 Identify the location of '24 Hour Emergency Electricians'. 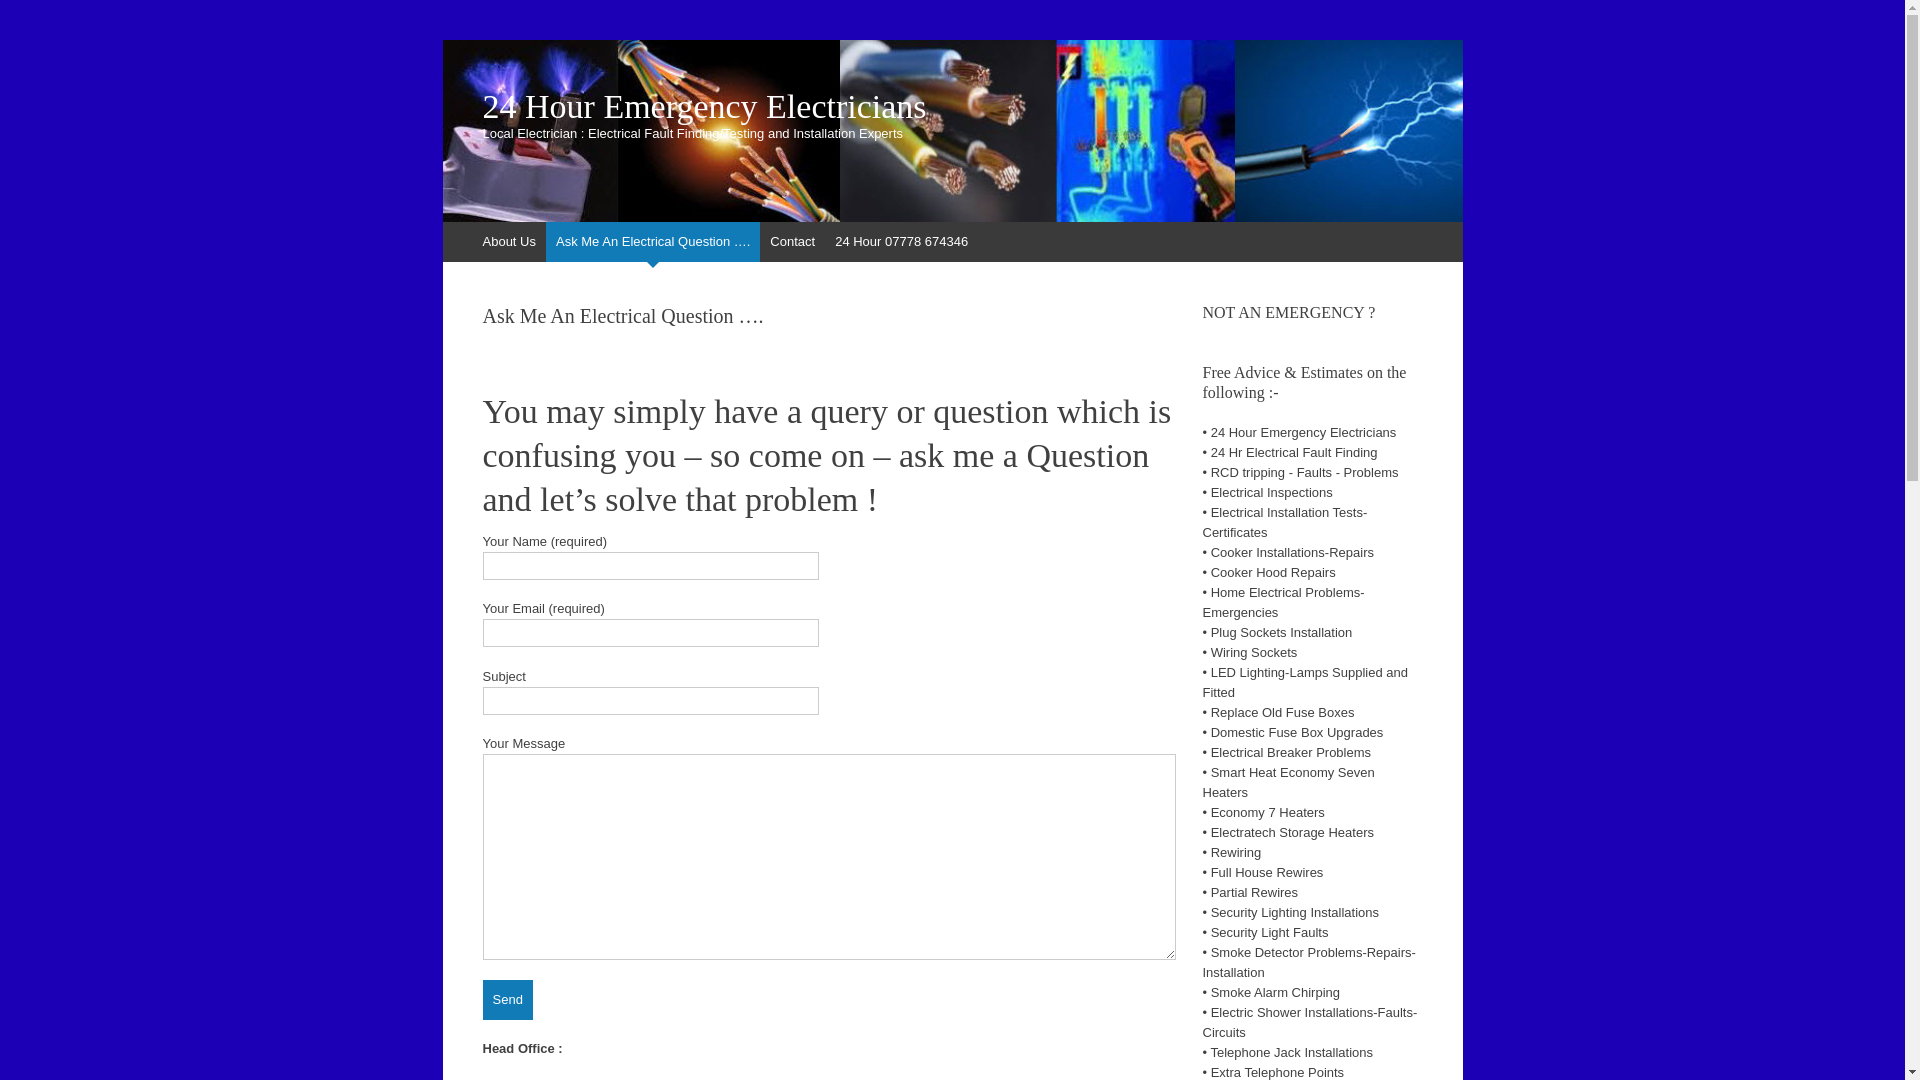
(950, 107).